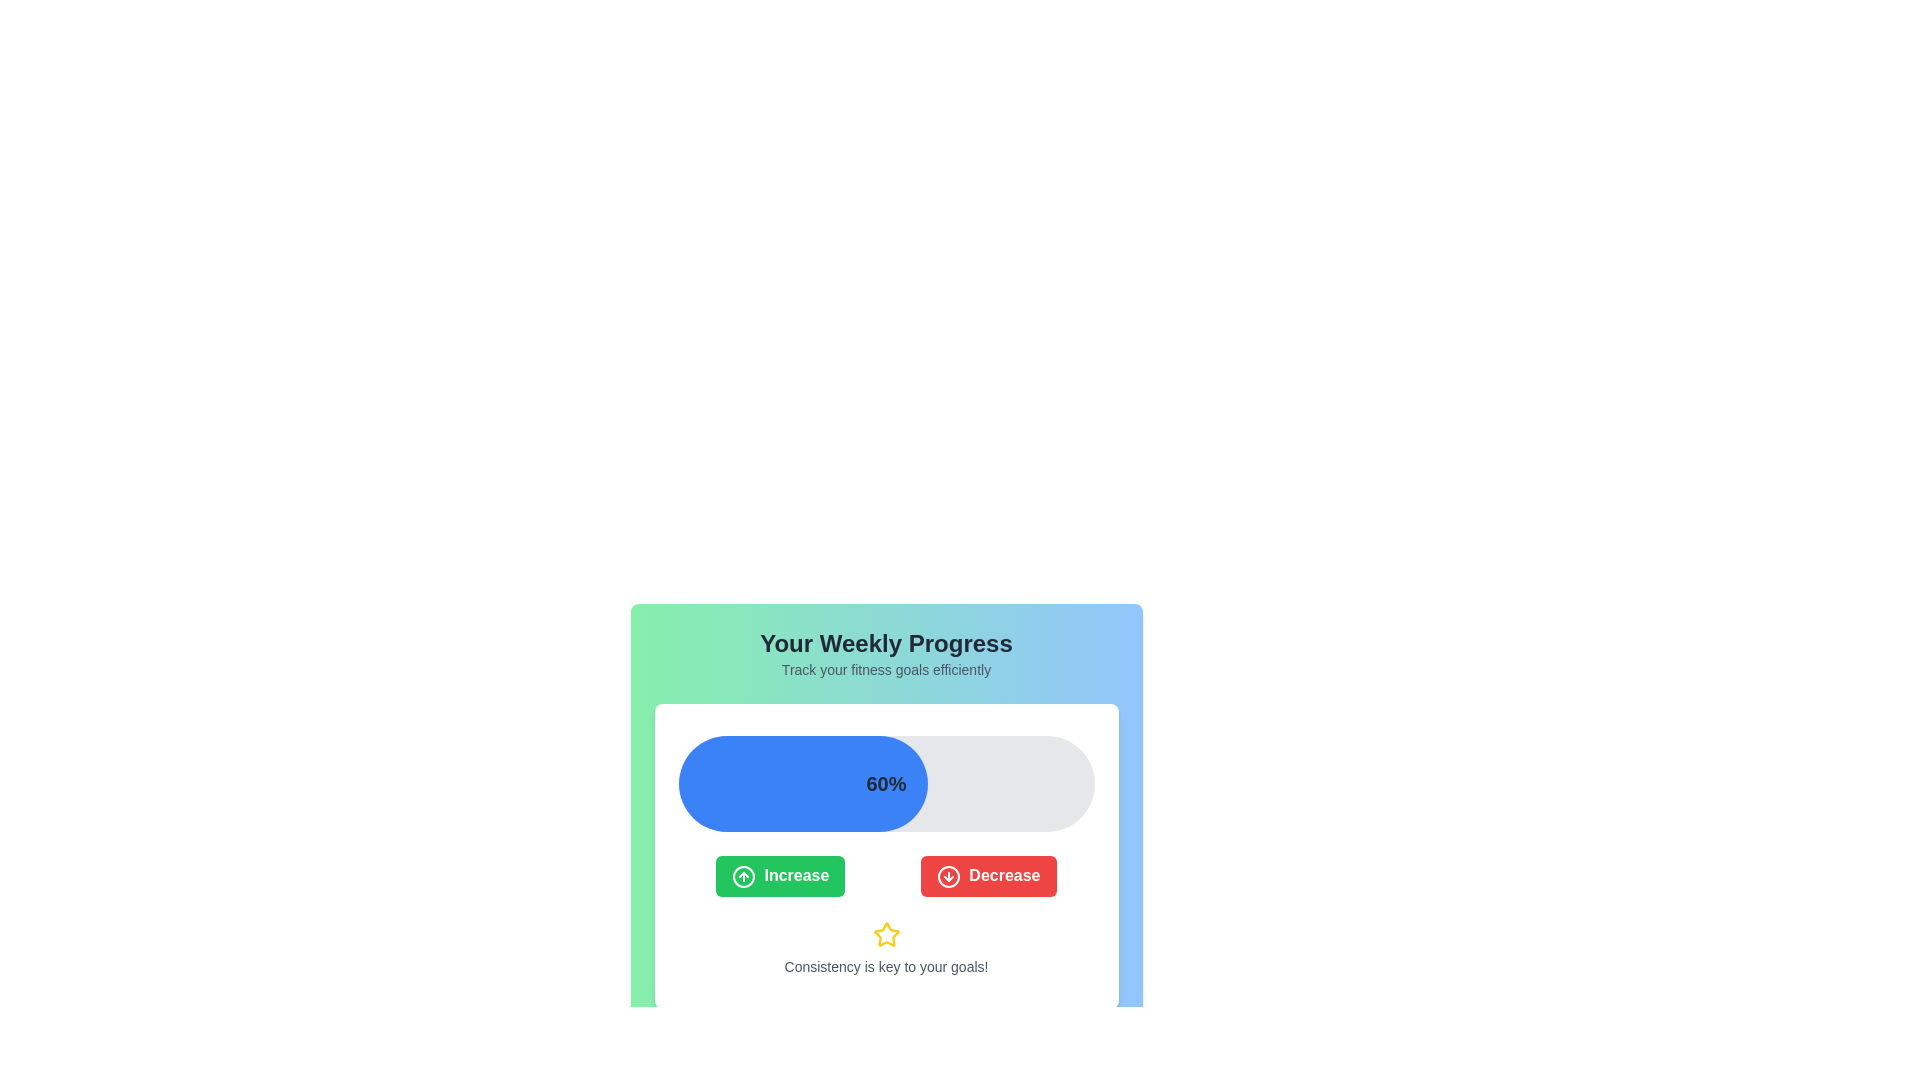 This screenshot has width=1920, height=1080. Describe the element at coordinates (743, 875) in the screenshot. I see `the icon representing the action of increasing a value, located at the top-left corner of the green button labeled 'Increase', which is below the progress bar` at that location.